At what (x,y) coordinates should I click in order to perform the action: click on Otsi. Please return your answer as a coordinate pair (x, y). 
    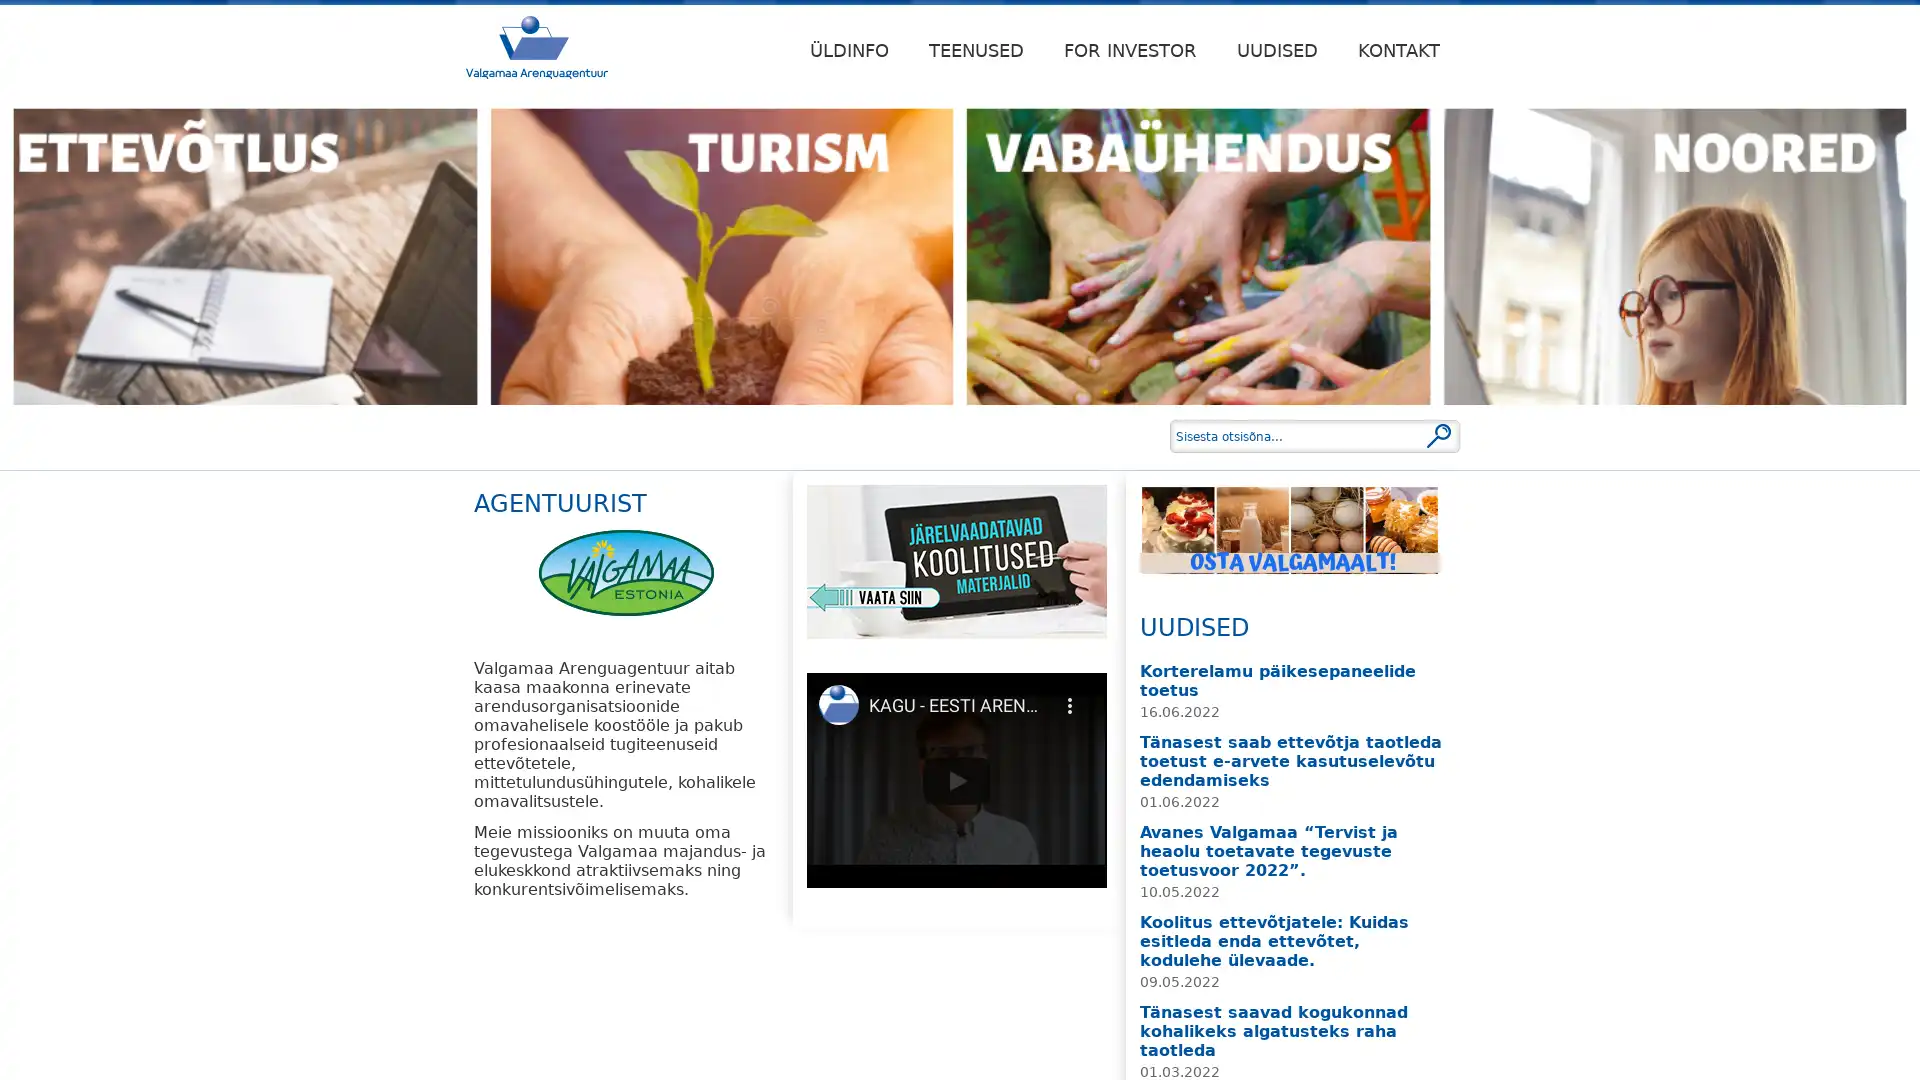
    Looking at the image, I should click on (1438, 434).